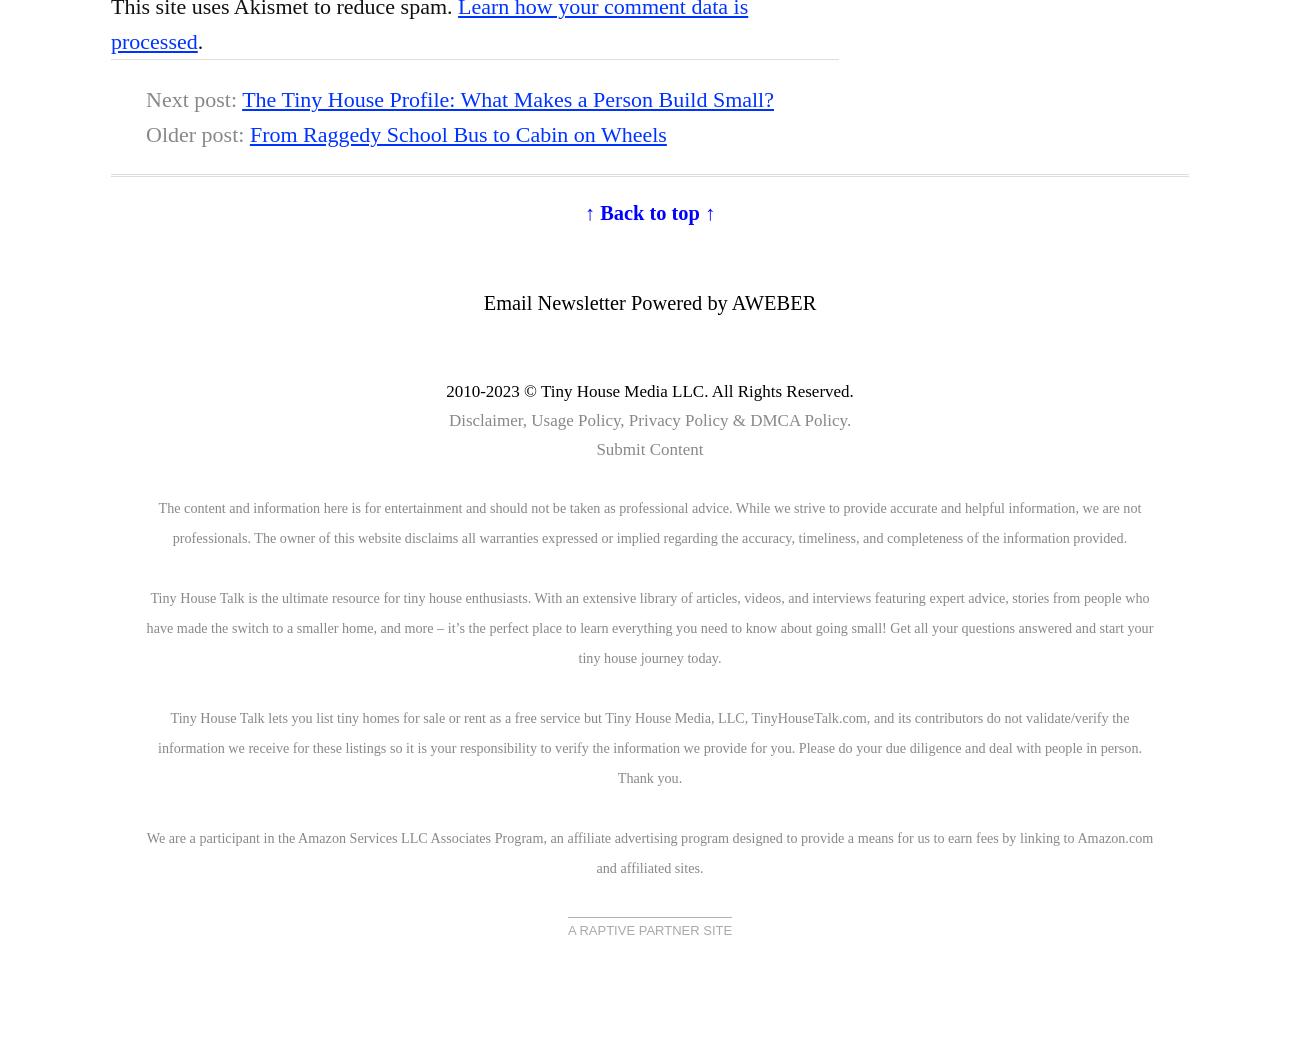 The height and width of the screenshot is (1041, 1300). What do you see at coordinates (649, 211) in the screenshot?
I see `'↑ Back to top ↑'` at bounding box center [649, 211].